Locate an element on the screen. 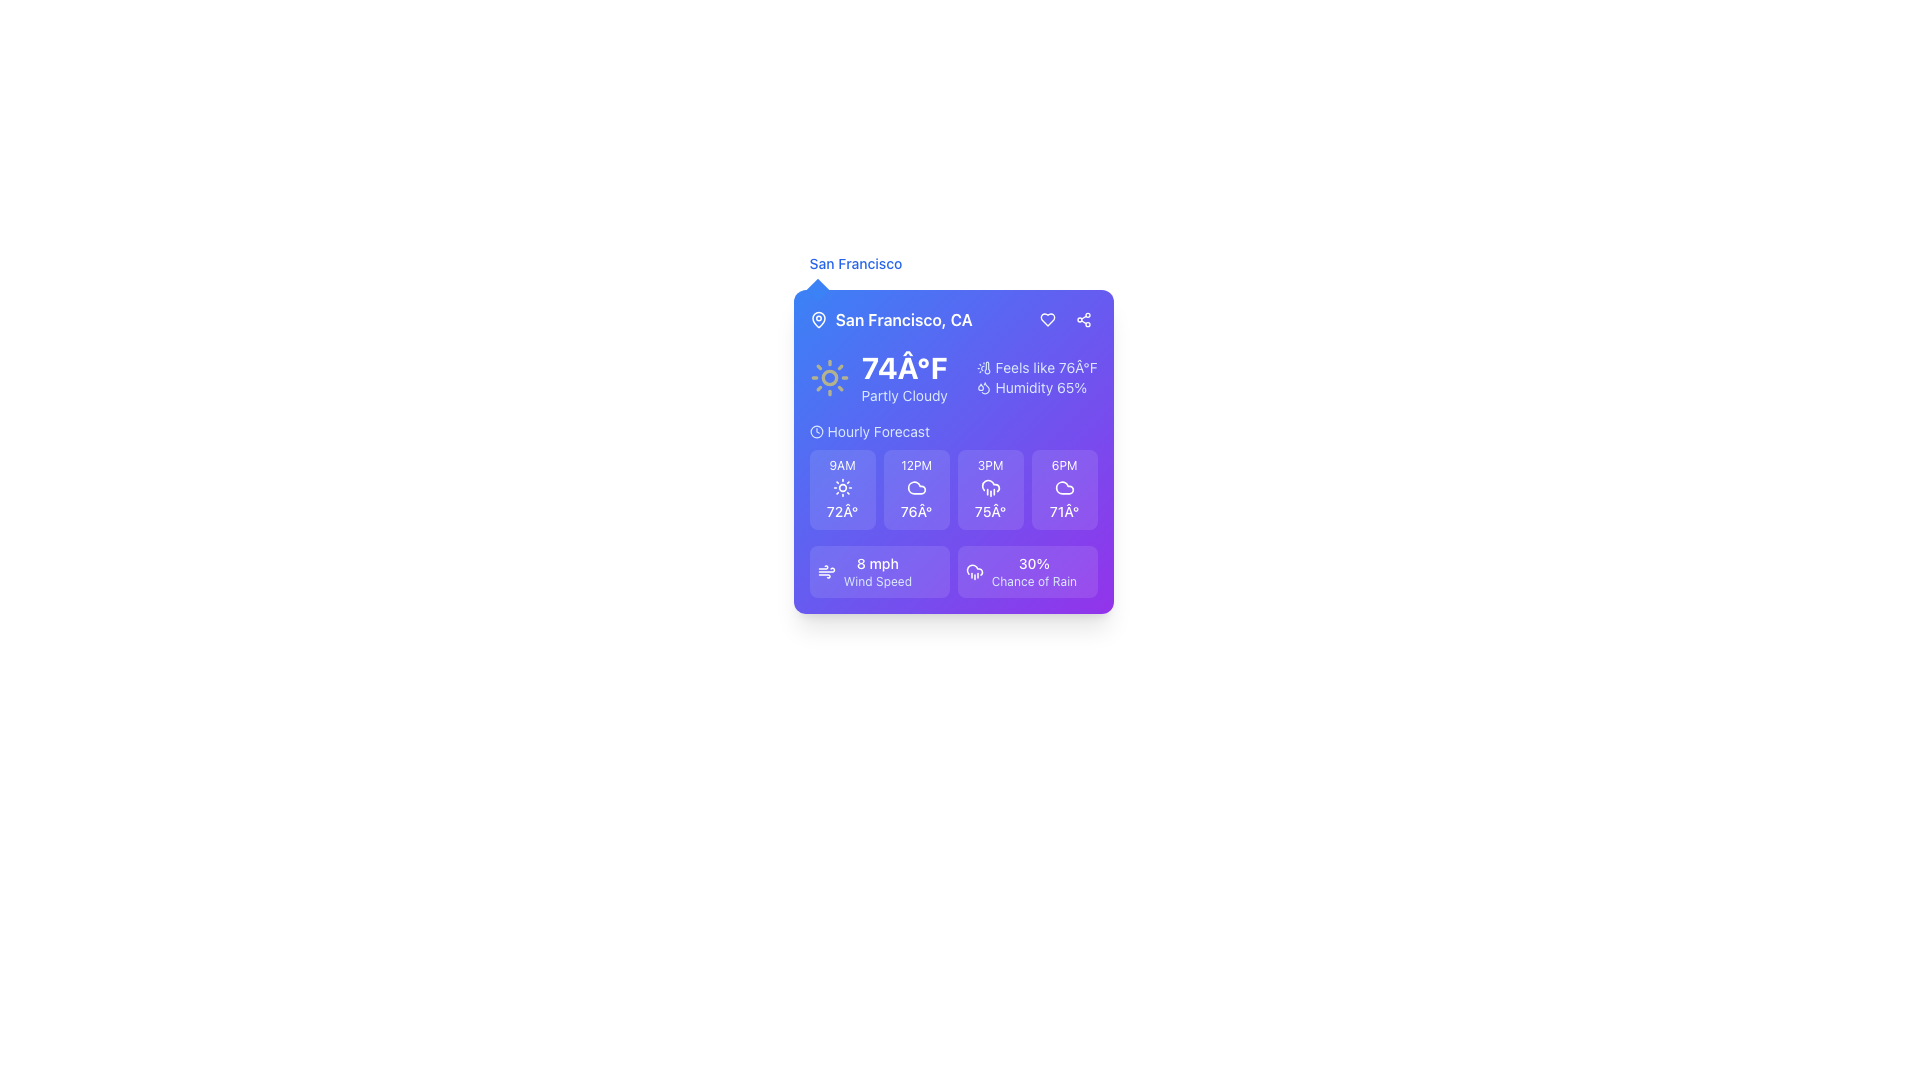 The height and width of the screenshot is (1080, 1920). the Informational display box that shows '8 mph' Wind Speed, which features a stylized wind lines icon and is located in the bottom-left section of the grid layout is located at coordinates (879, 571).